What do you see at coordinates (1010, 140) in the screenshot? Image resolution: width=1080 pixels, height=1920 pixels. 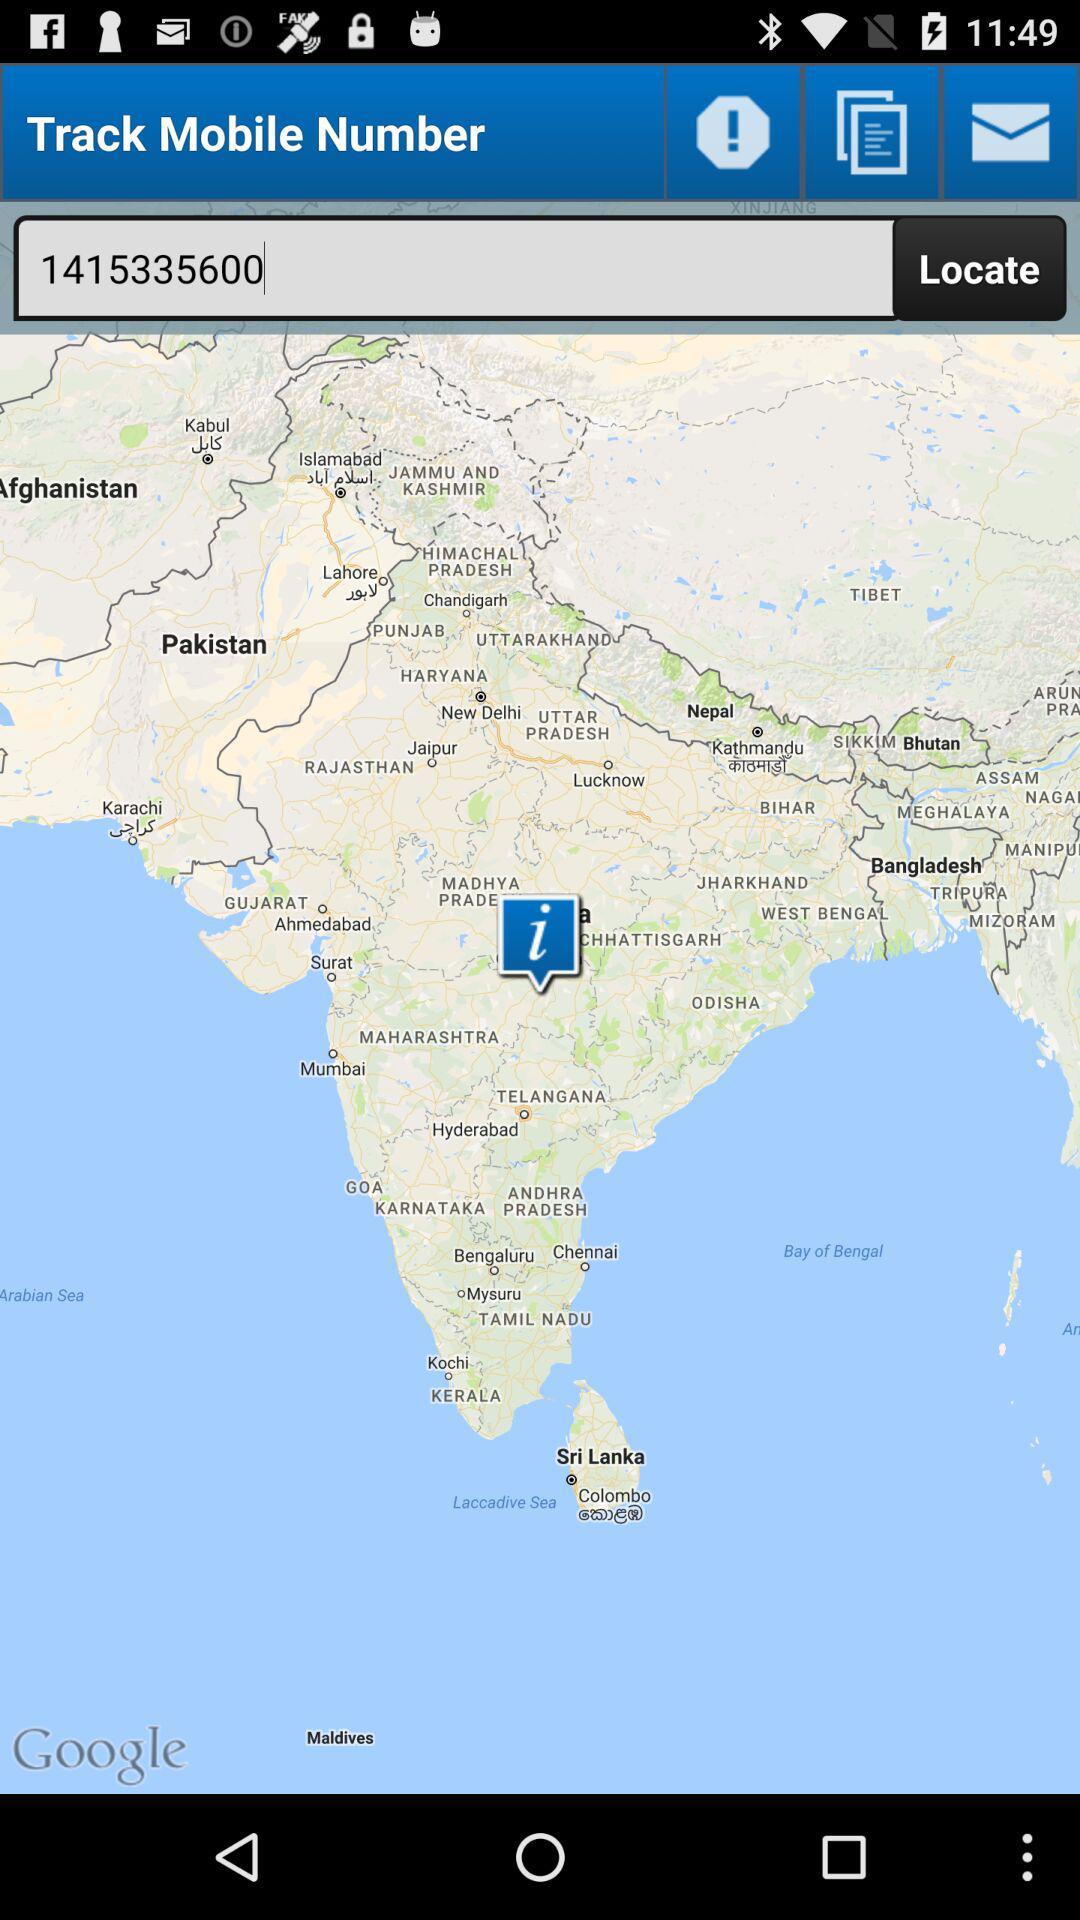 I see `the email icon` at bounding box center [1010, 140].